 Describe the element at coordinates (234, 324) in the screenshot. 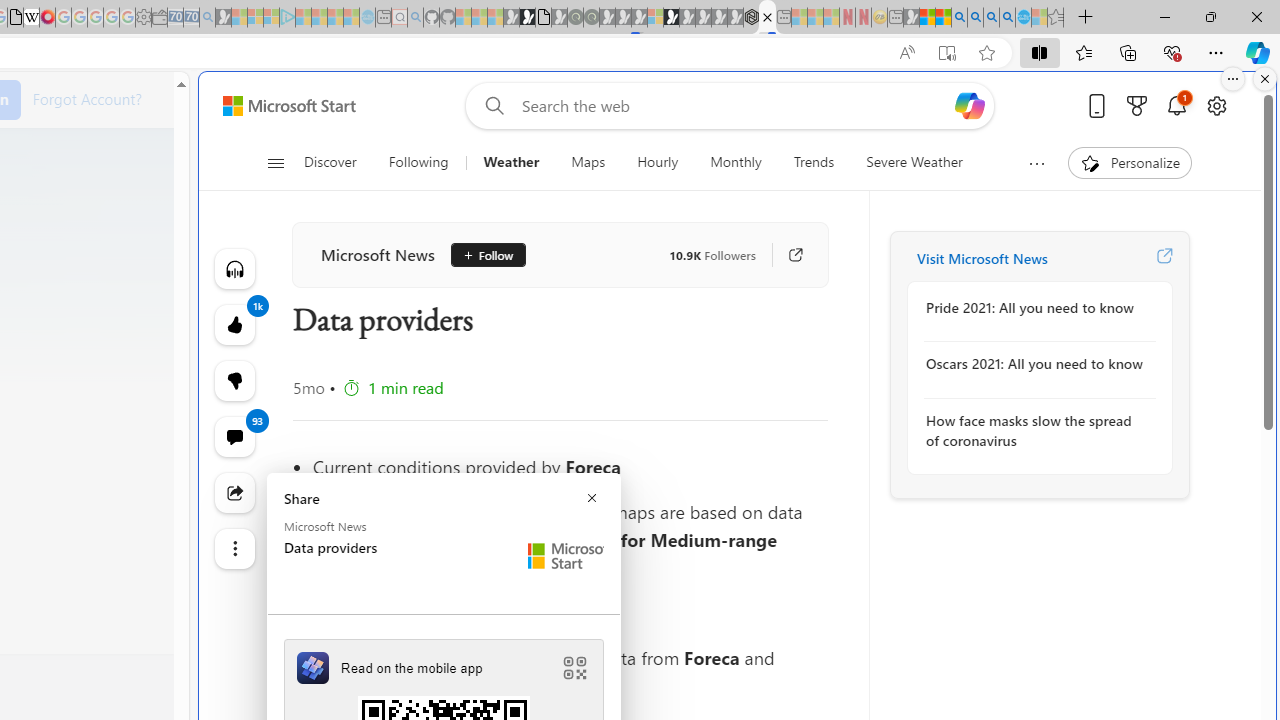

I see `'1k Like'` at that location.